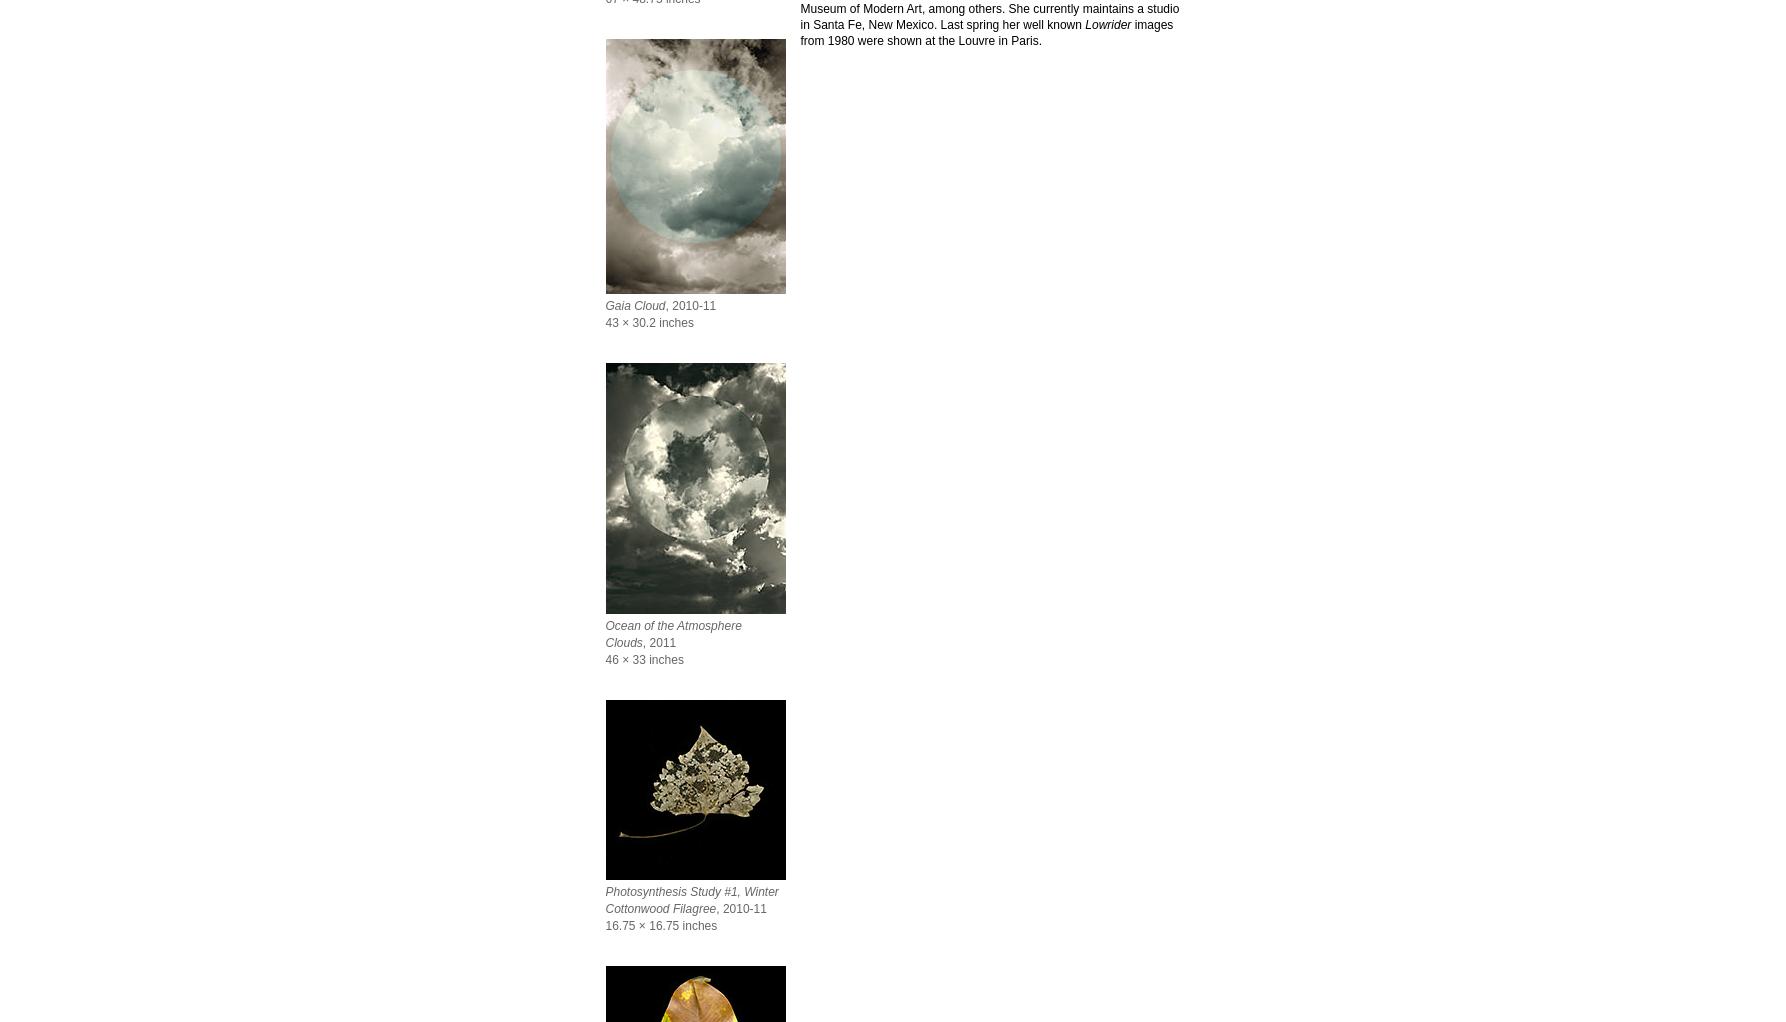  I want to click on '16.75 × 16.75 inches', so click(660, 926).